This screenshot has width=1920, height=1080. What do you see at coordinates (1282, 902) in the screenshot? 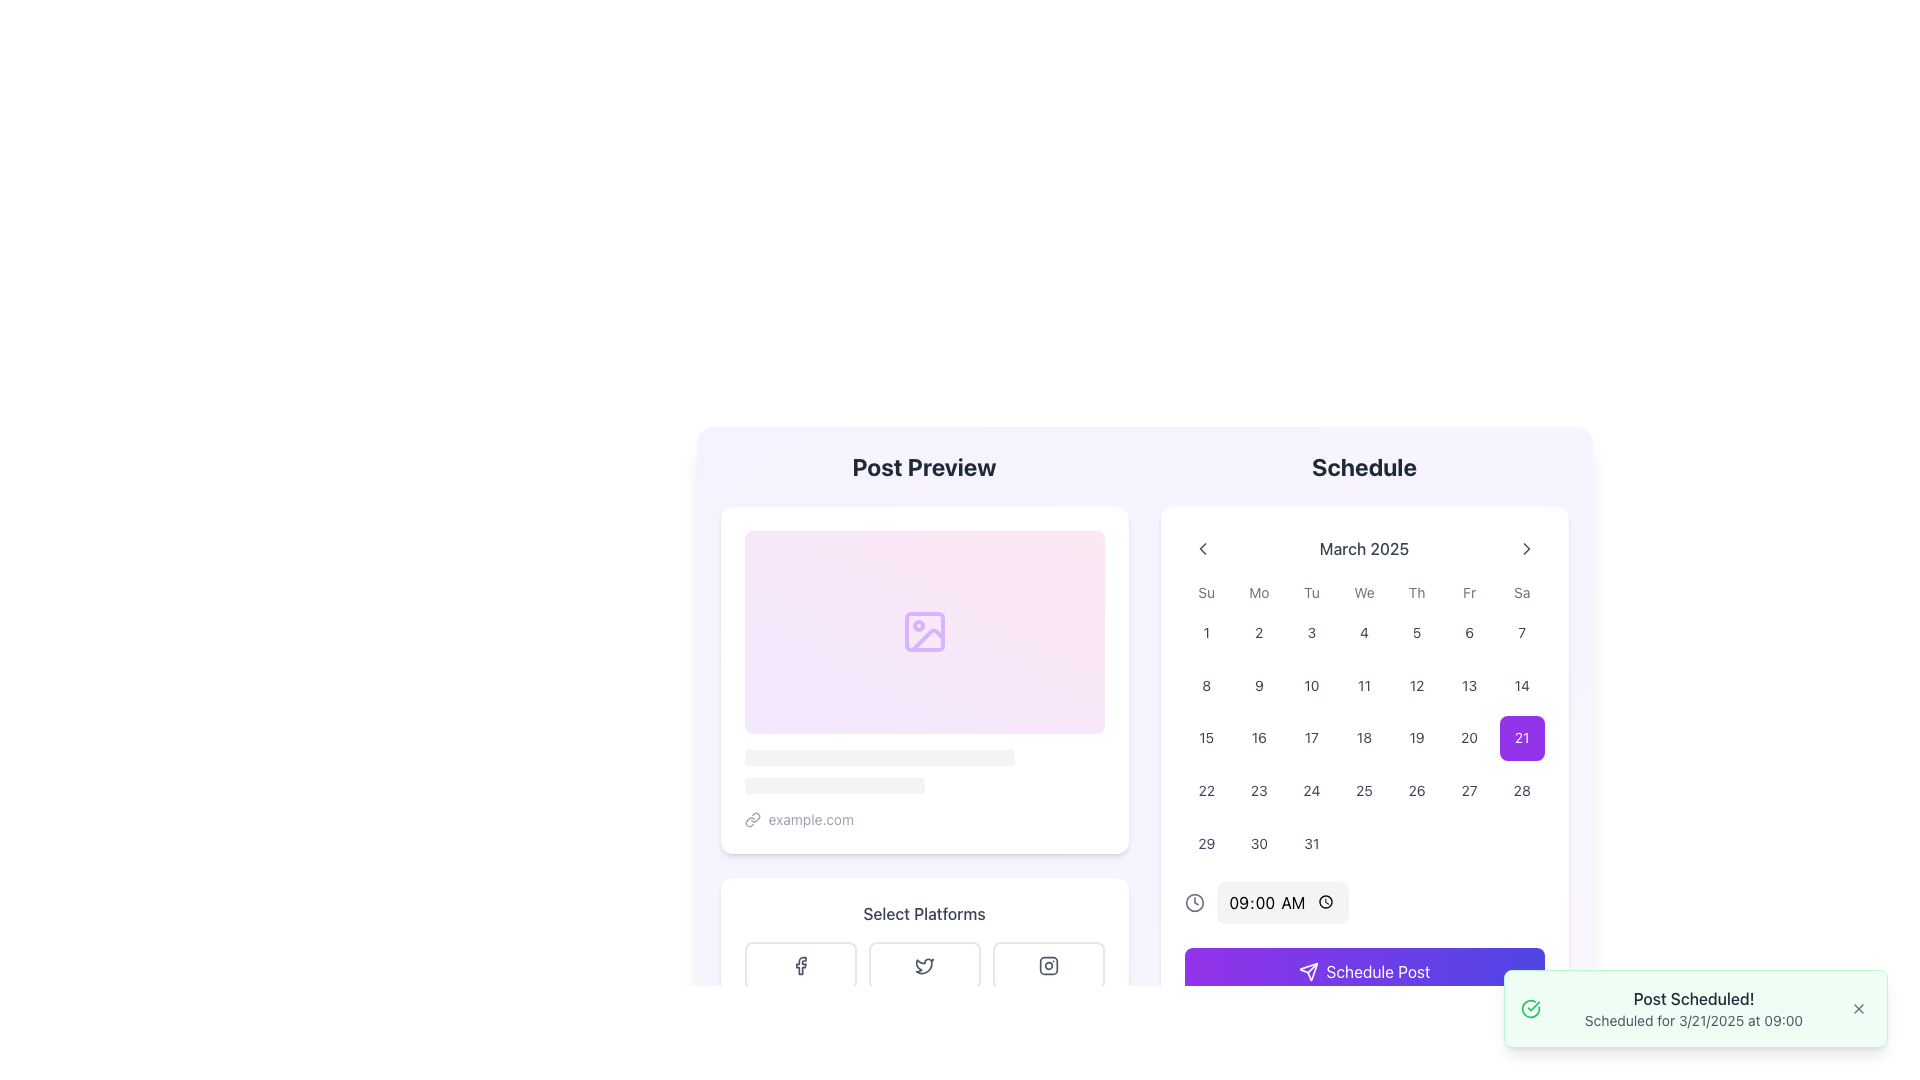
I see `the time input field with a light gray background, displaying the time '09:00 AM'` at bounding box center [1282, 902].